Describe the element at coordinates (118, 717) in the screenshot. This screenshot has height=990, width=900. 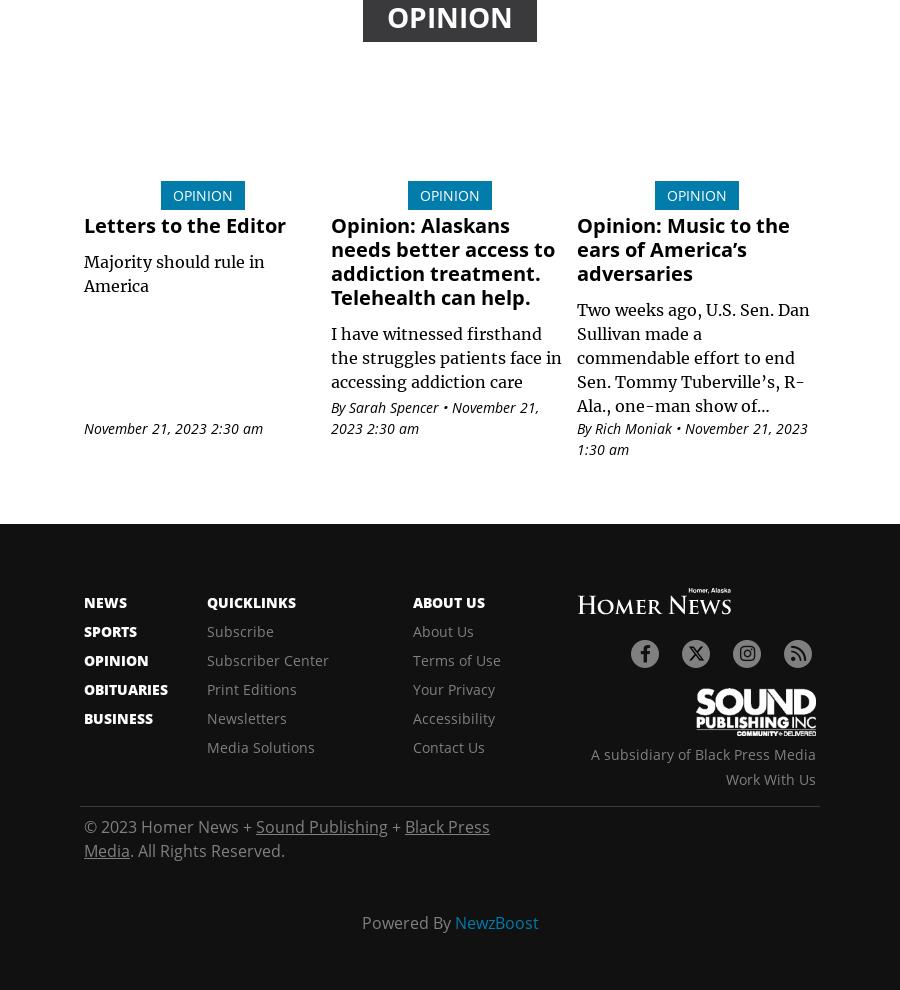
I see `'Business'` at that location.